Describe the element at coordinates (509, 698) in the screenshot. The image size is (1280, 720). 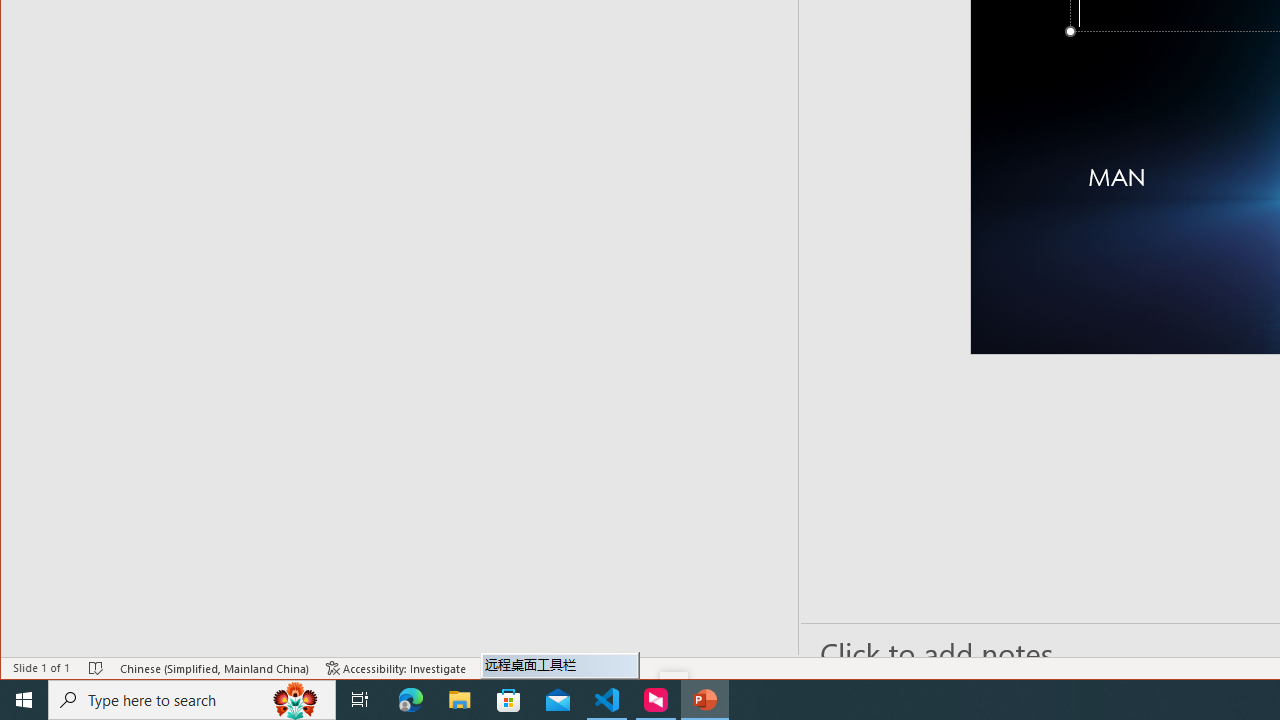
I see `'Microsoft Store'` at that location.